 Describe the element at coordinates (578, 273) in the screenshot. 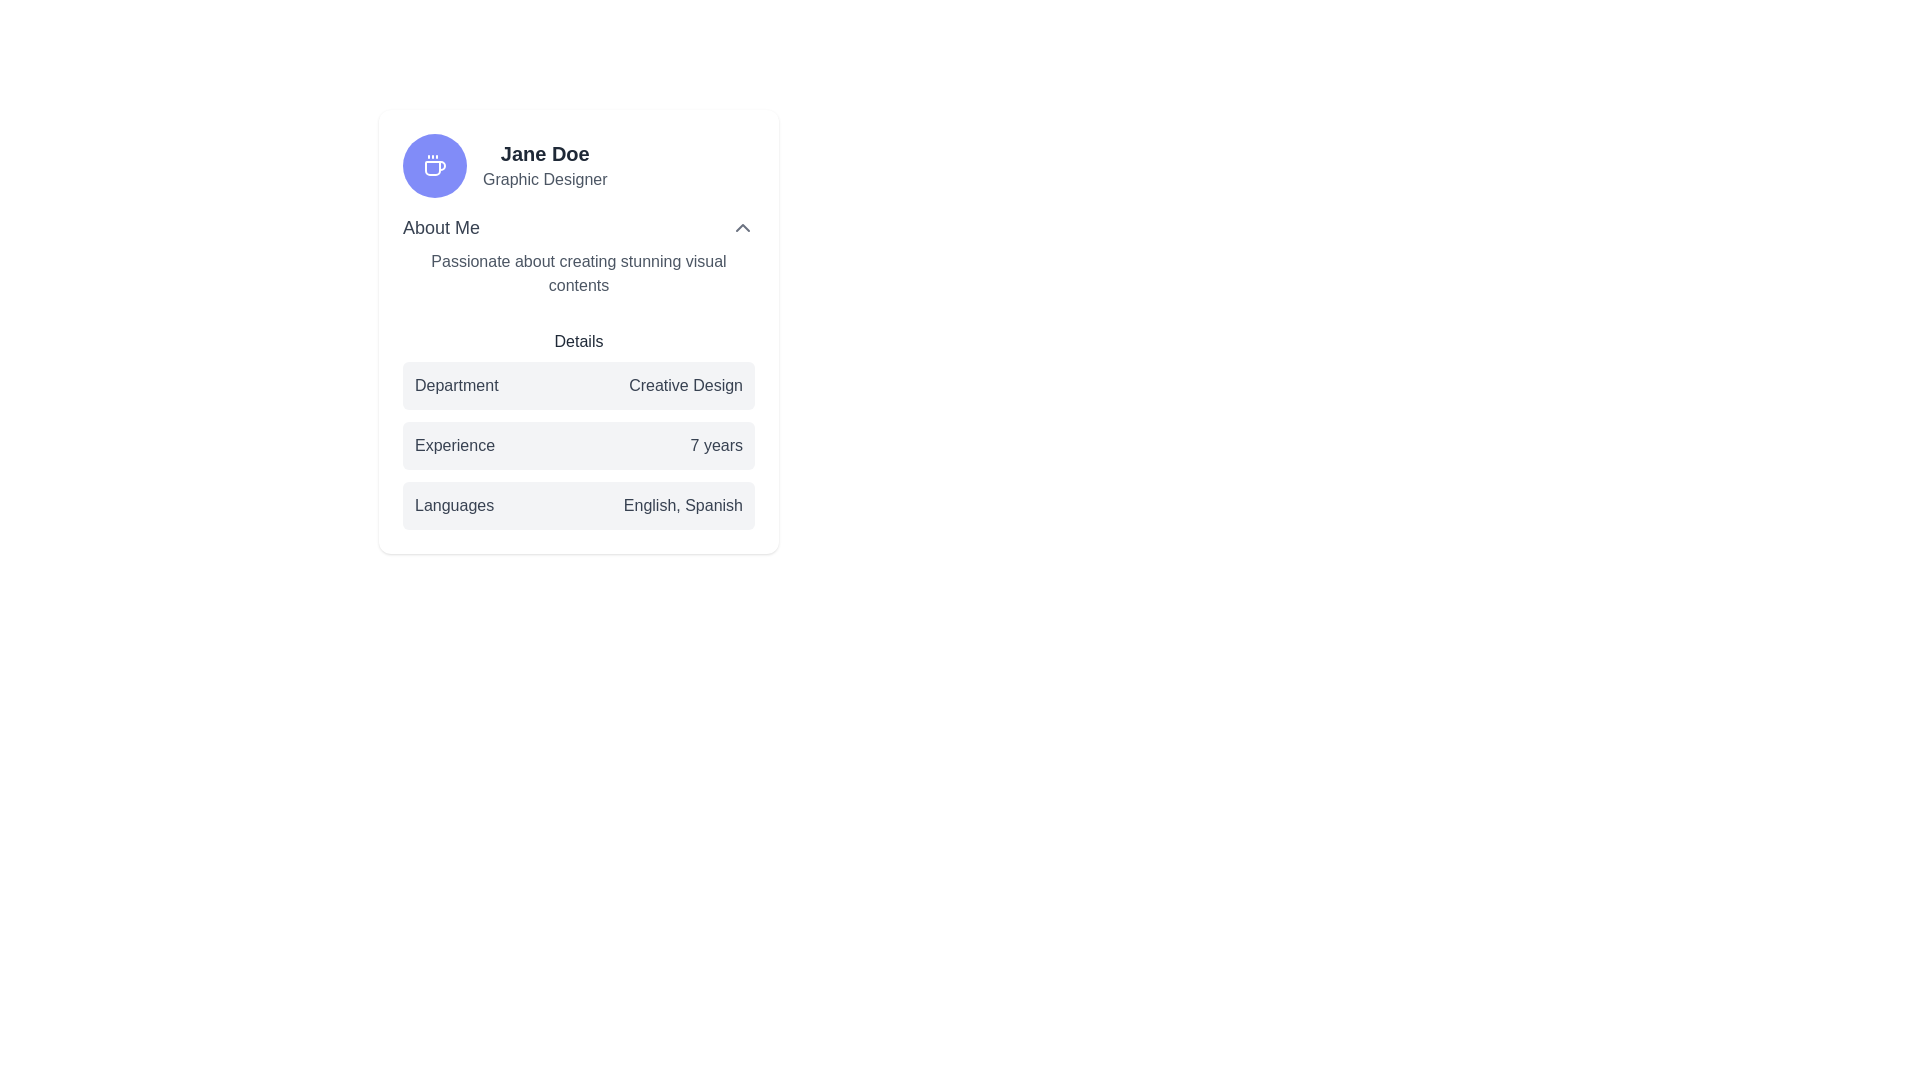

I see `text content of the Text display component located below the 'About Me' heading, which provides descriptive information about the user's interests or expertise` at that location.